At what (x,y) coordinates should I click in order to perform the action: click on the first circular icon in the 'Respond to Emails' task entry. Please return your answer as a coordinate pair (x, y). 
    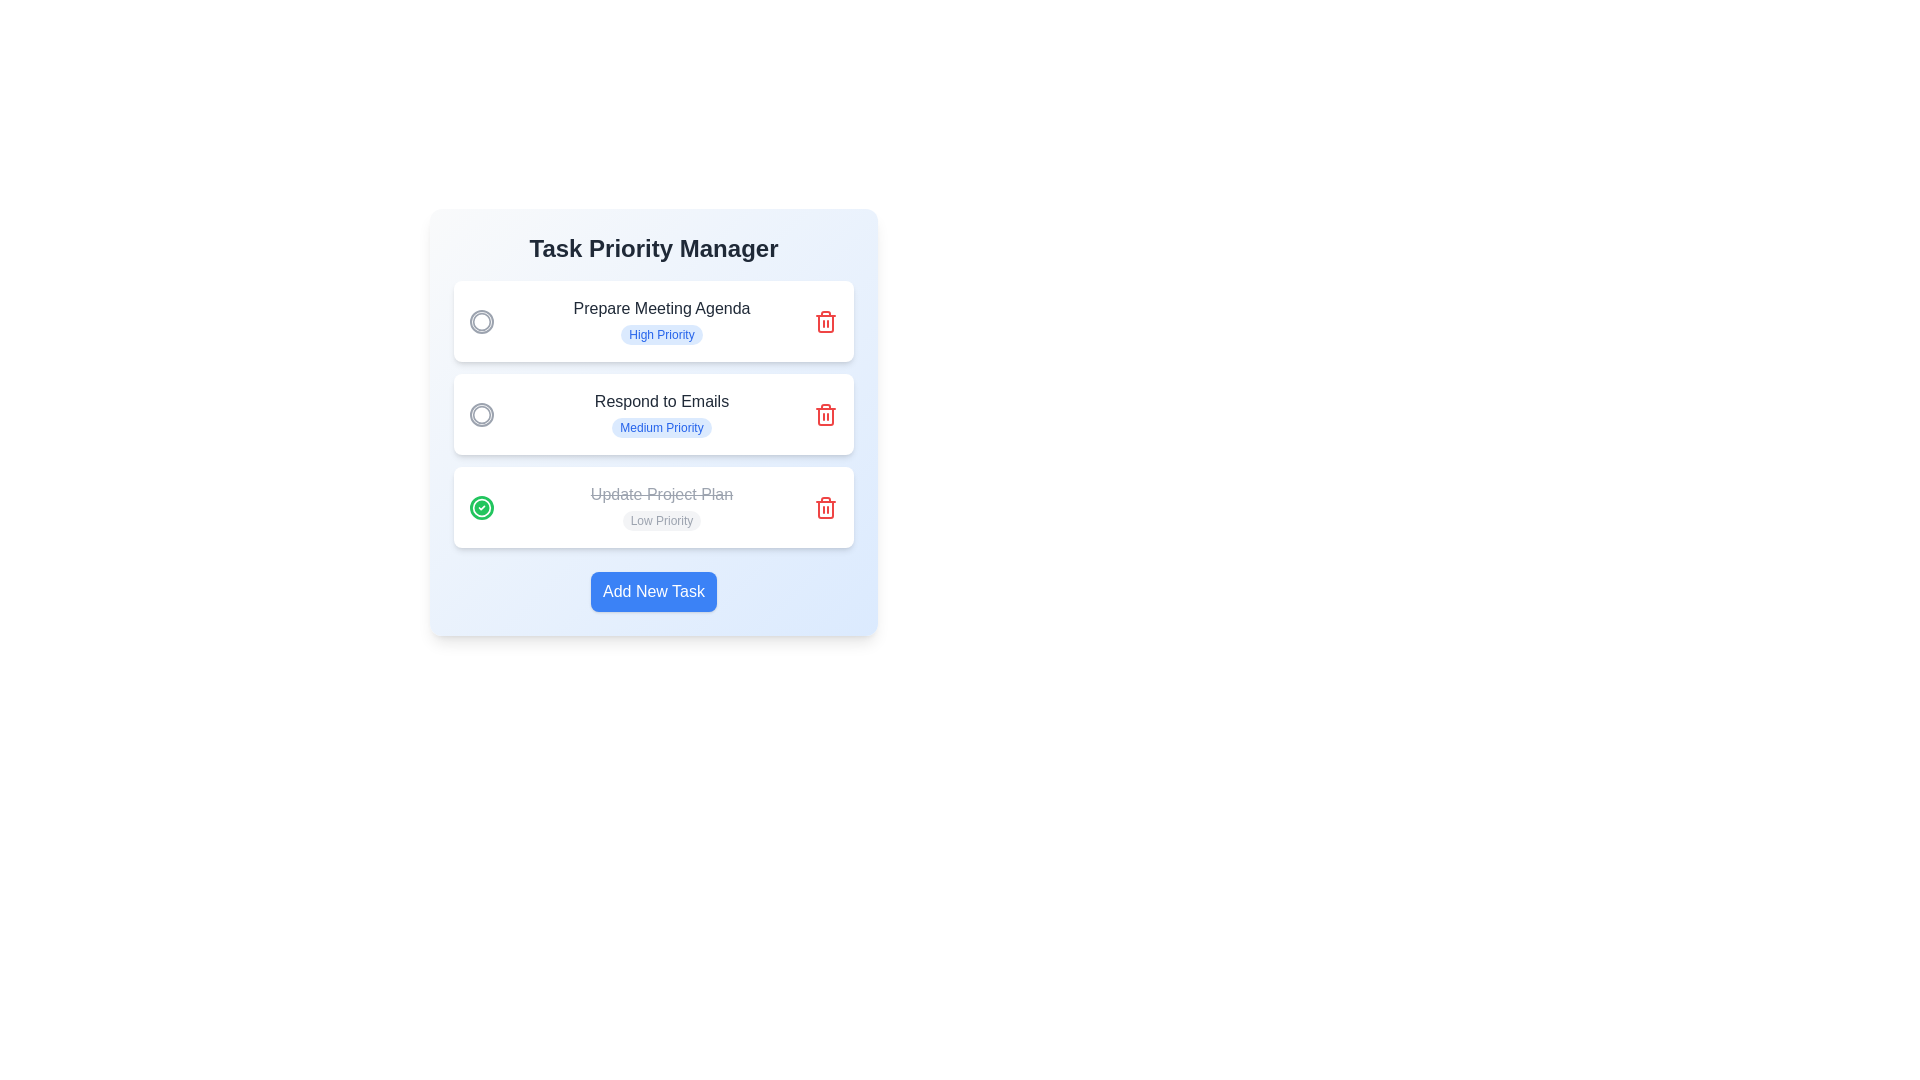
    Looking at the image, I should click on (481, 412).